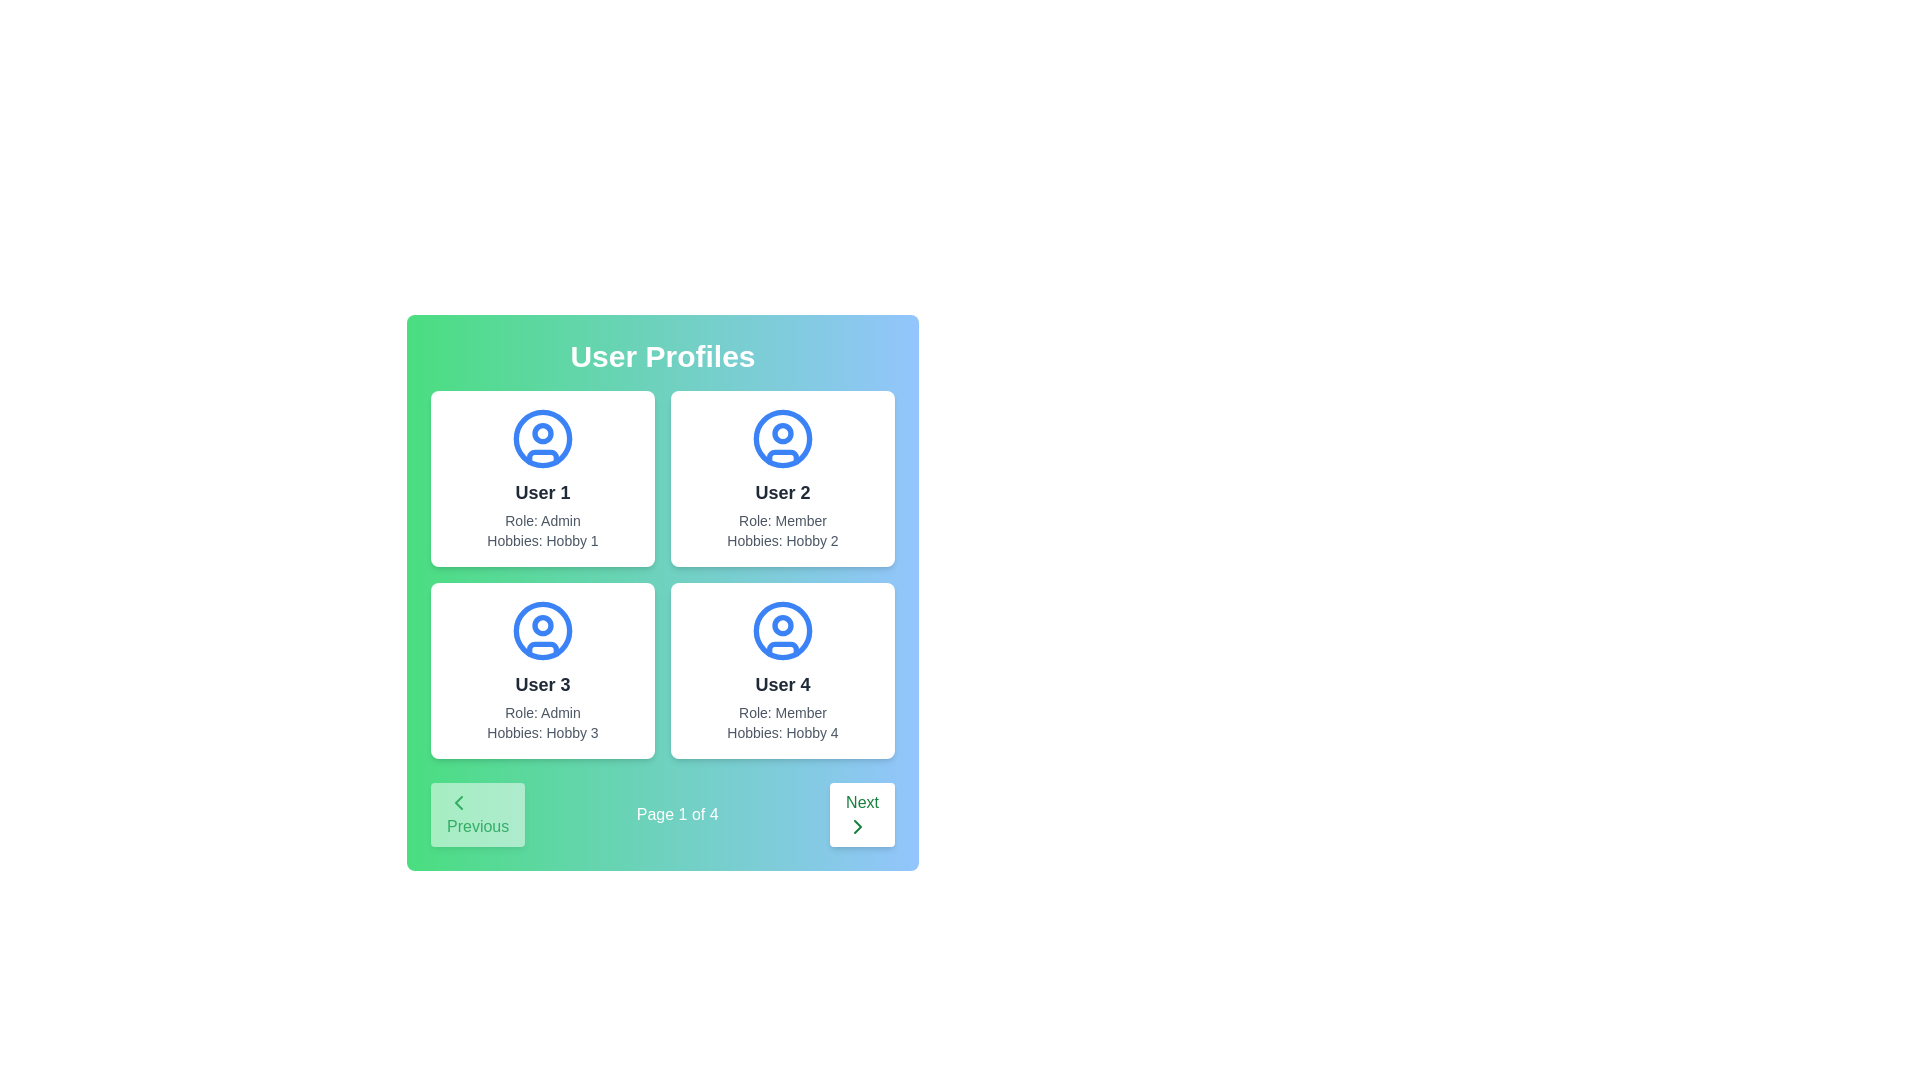  I want to click on the Static Label displaying 'User 2', which is a bold dark gray text positioned at the top-right of a white rounded rectangular card, above the other details, so click(781, 493).